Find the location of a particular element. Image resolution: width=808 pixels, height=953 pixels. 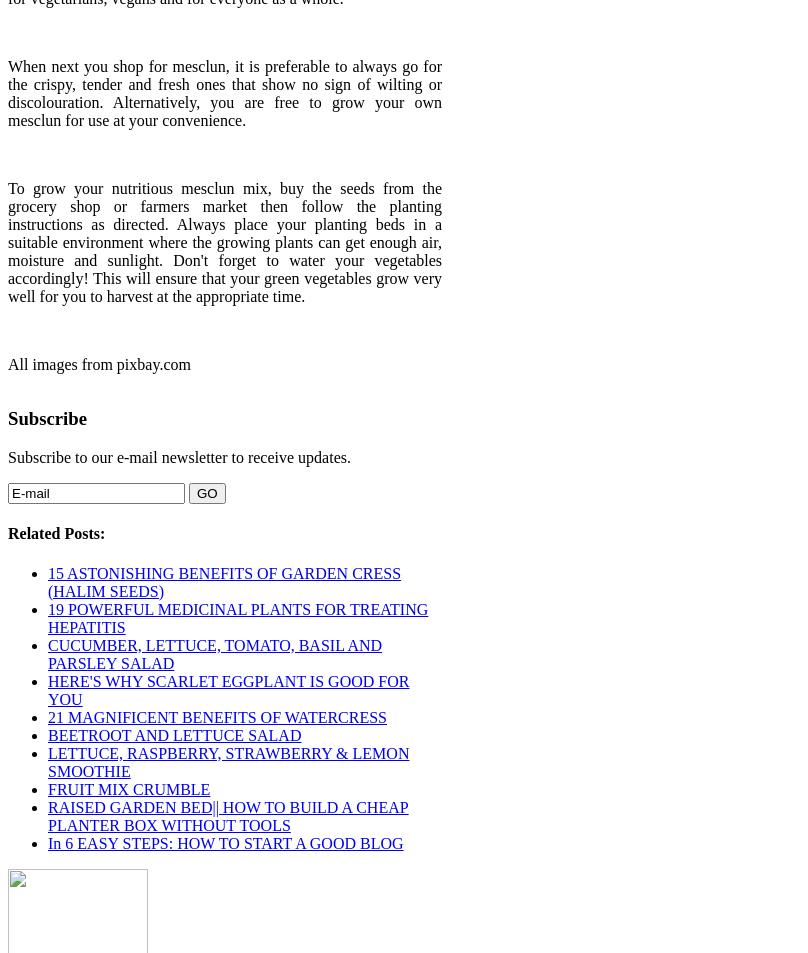

'LETTUCE, RASPBERRY, STRAWBERRY & LEMON SMOOTHIE' is located at coordinates (47, 761).